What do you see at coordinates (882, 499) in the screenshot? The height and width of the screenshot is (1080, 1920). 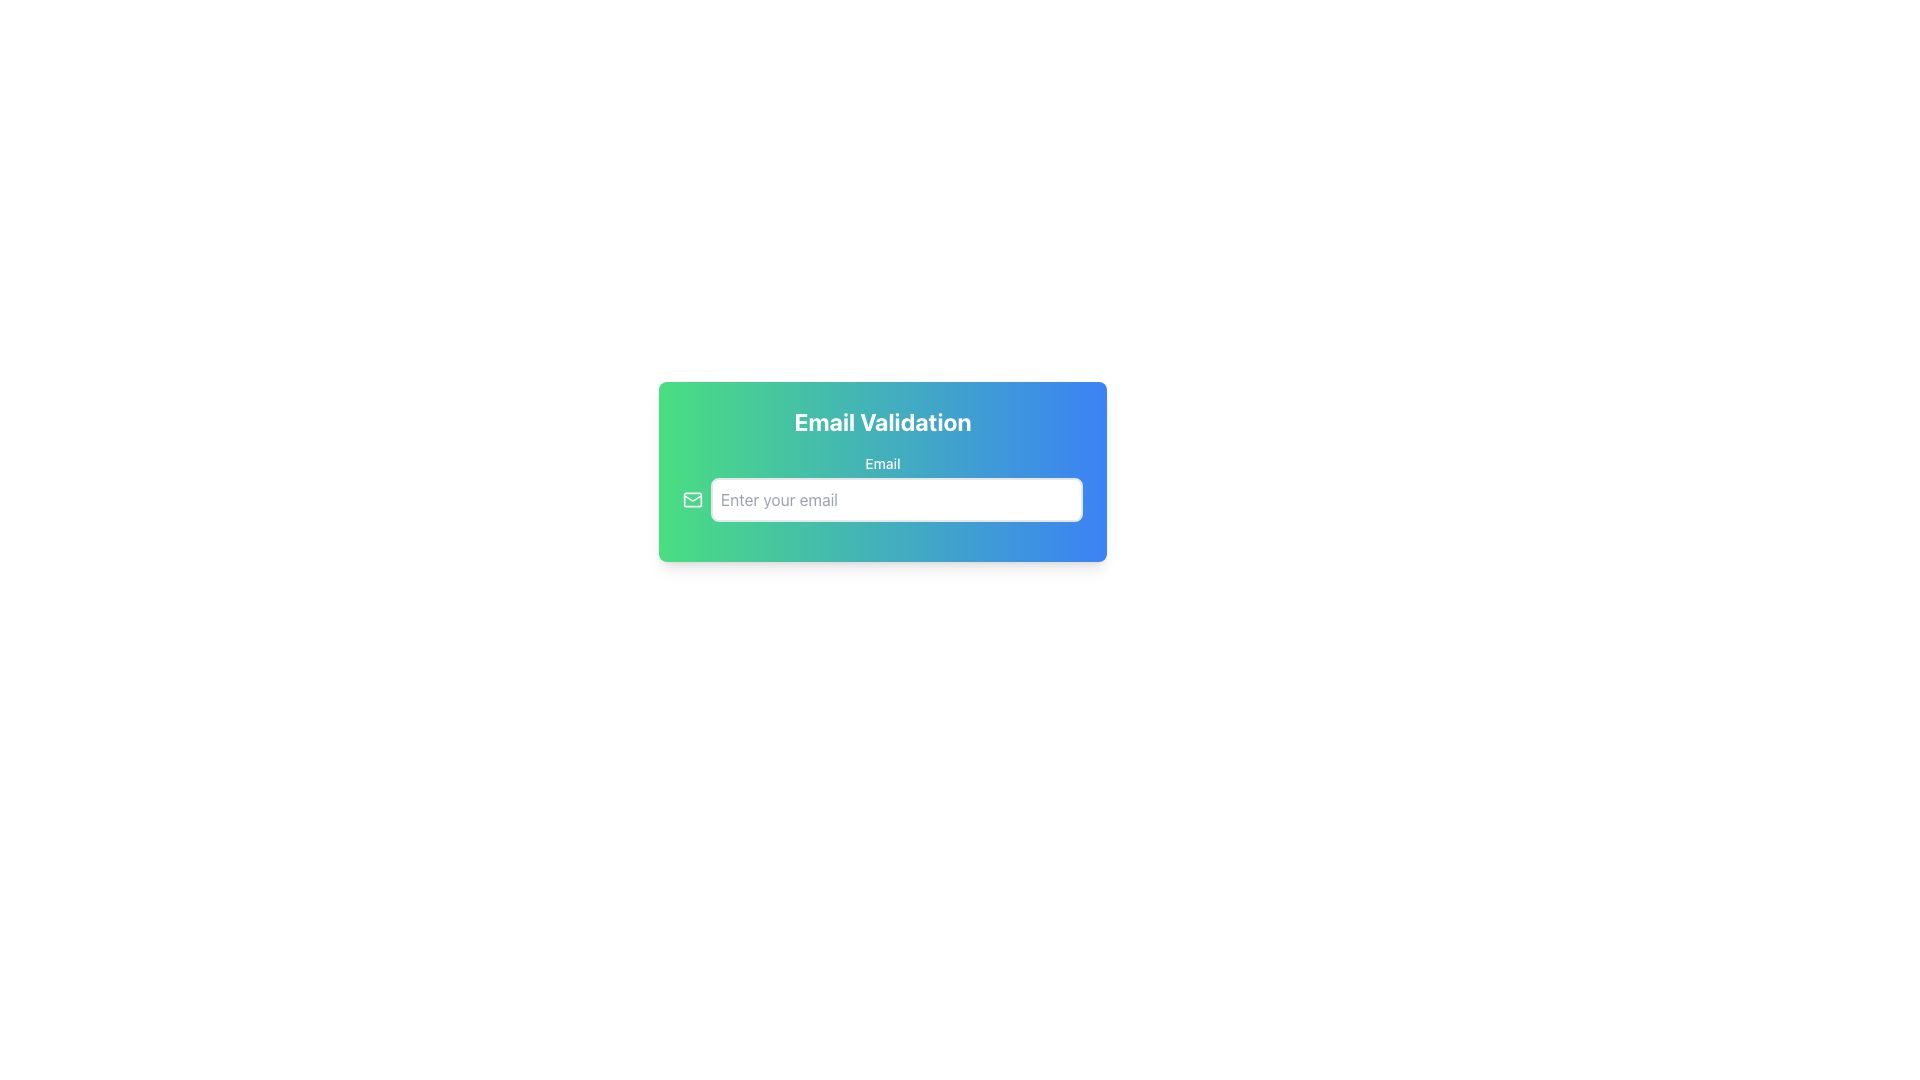 I see `the email input field located in the center of the visible card layout` at bounding box center [882, 499].